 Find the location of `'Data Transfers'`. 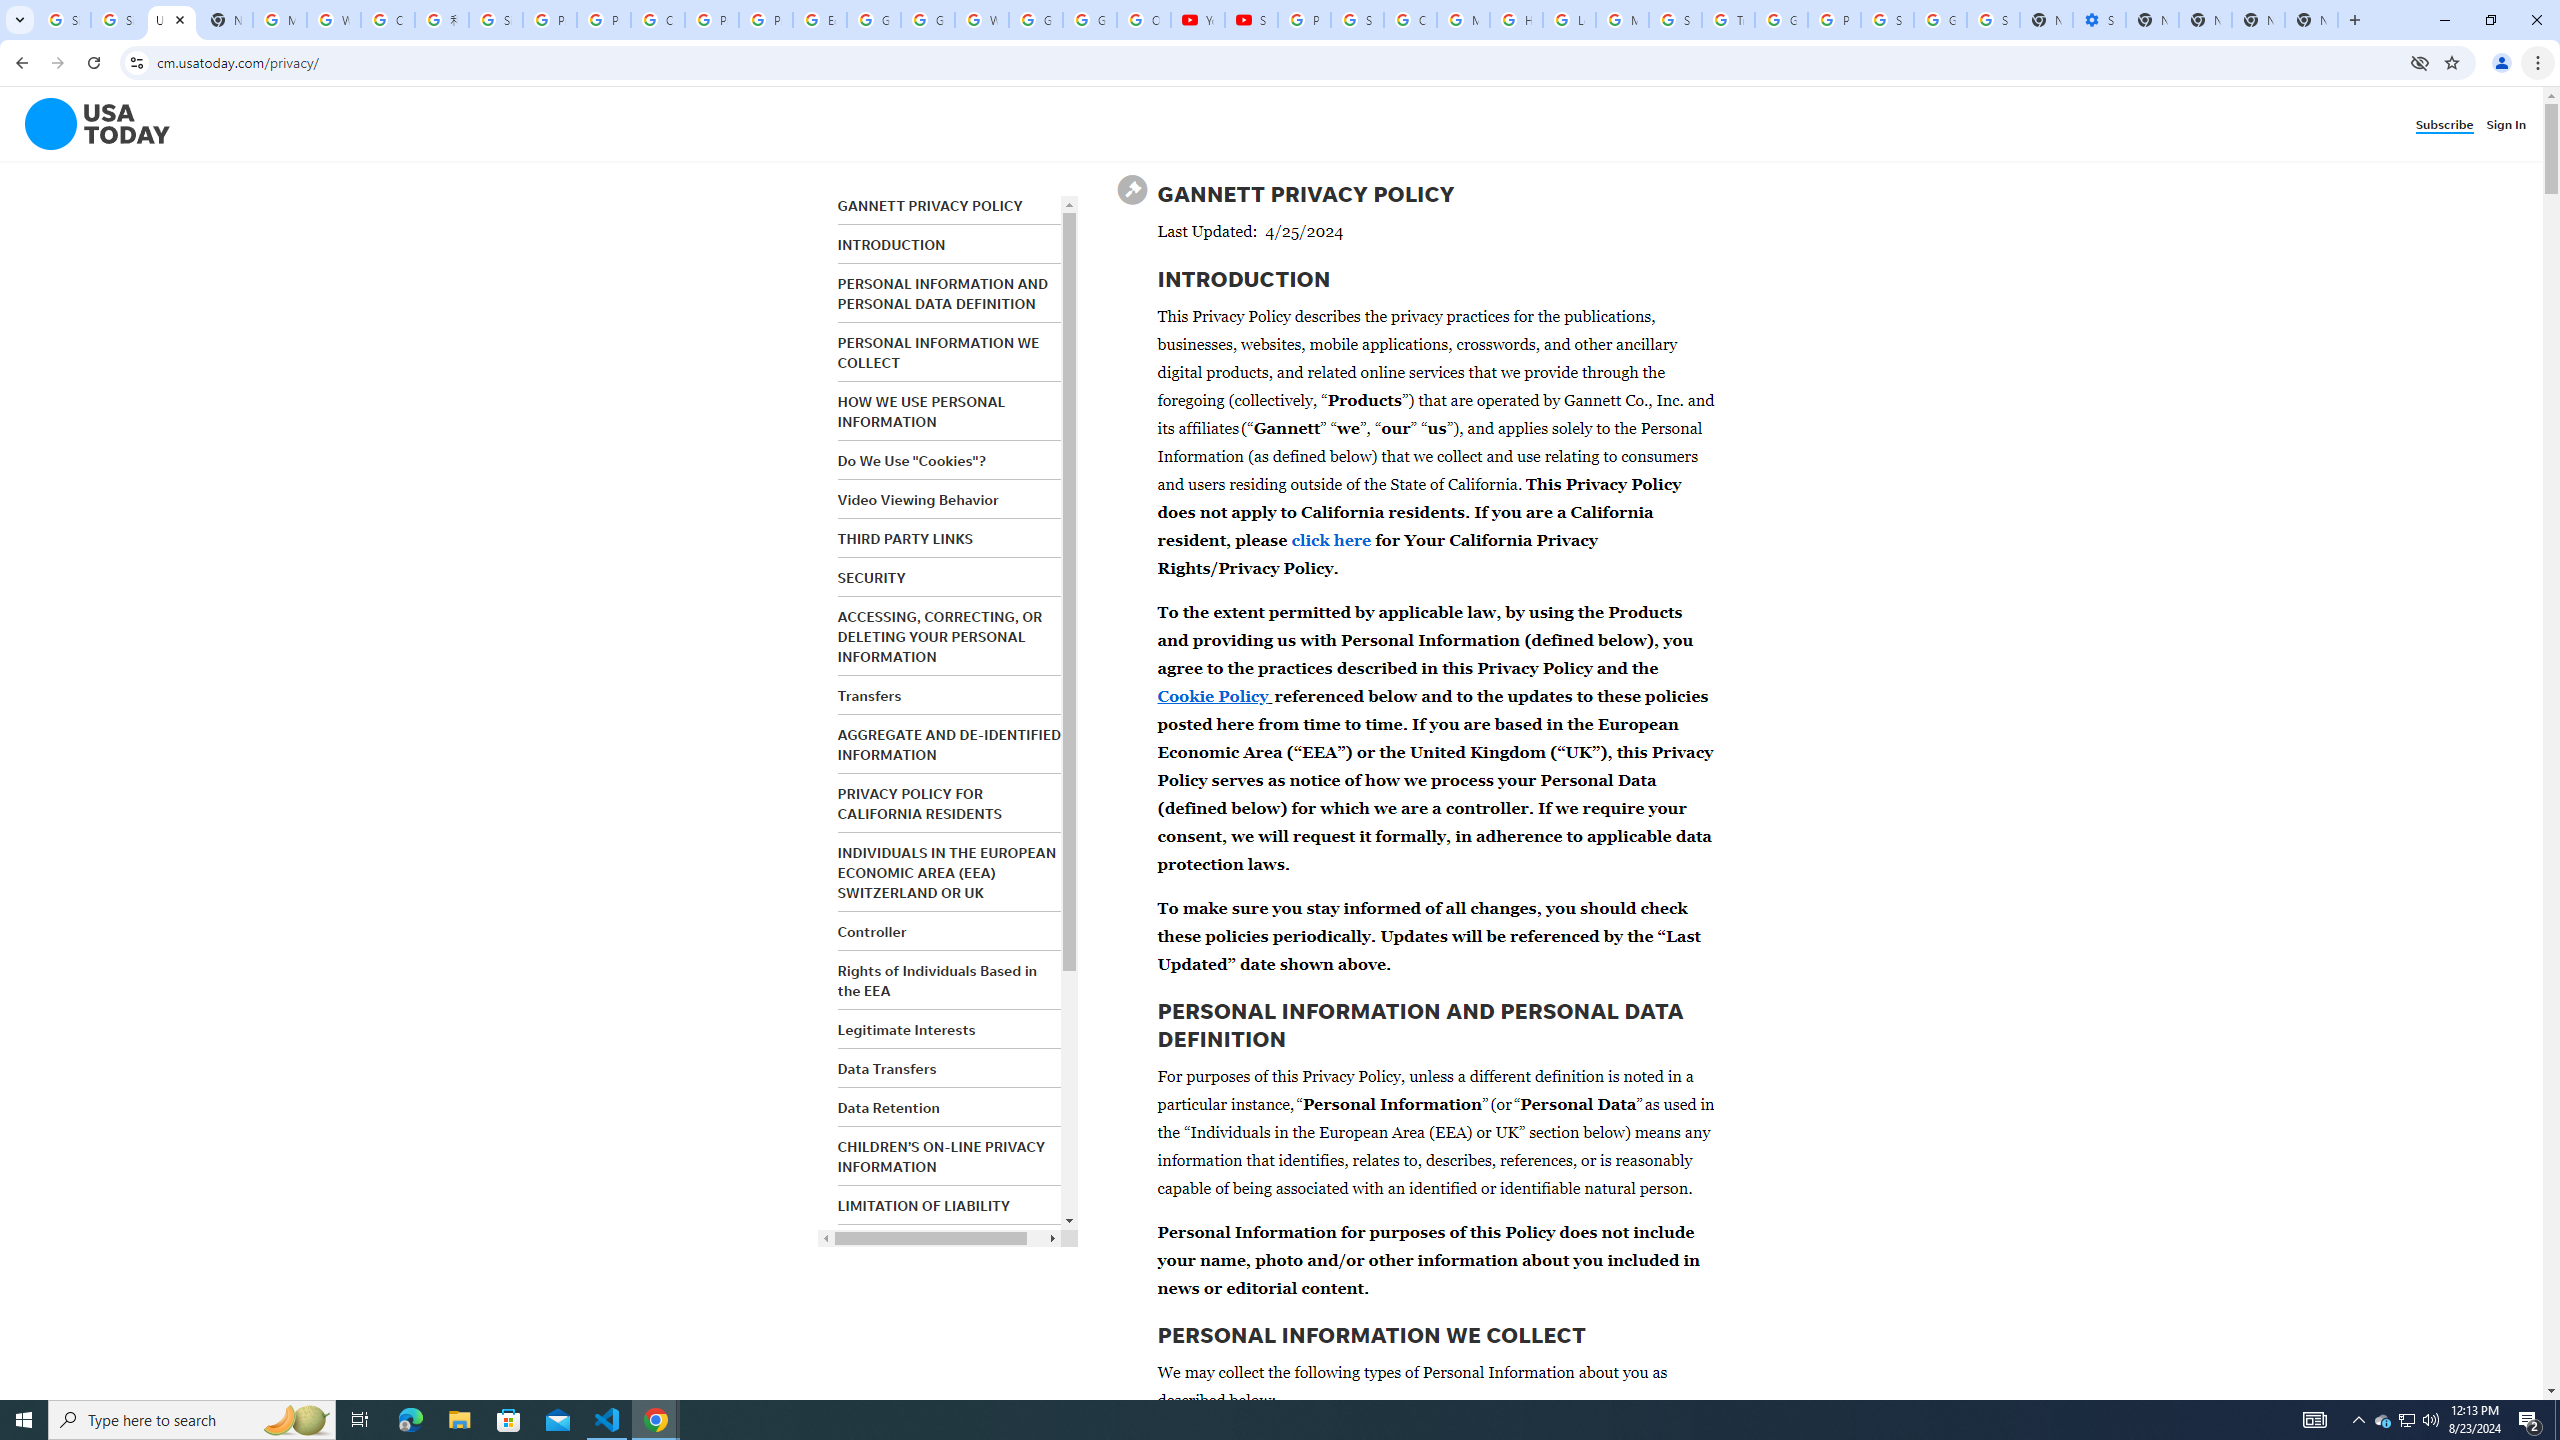

'Data Transfers' is located at coordinates (886, 1068).